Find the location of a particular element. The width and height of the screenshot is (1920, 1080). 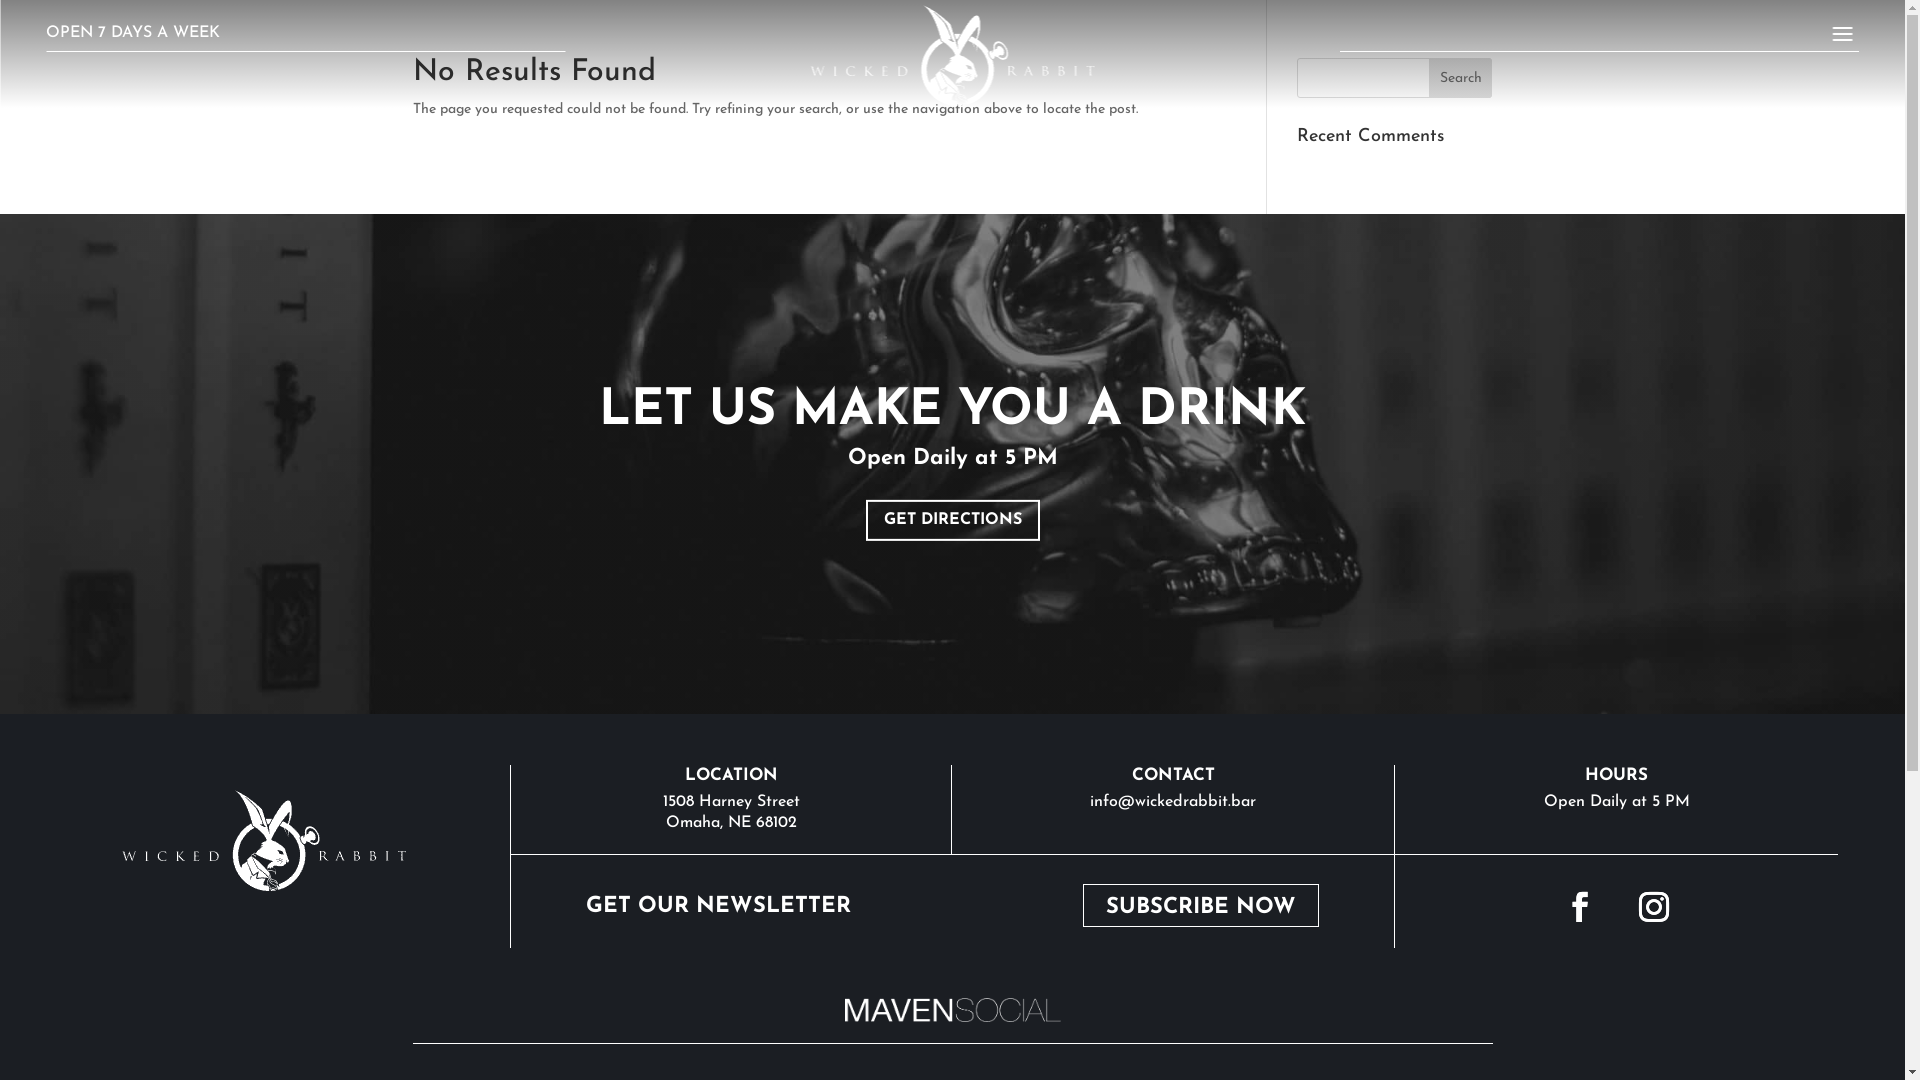

'Follow on Instagram' is located at coordinates (1654, 906).